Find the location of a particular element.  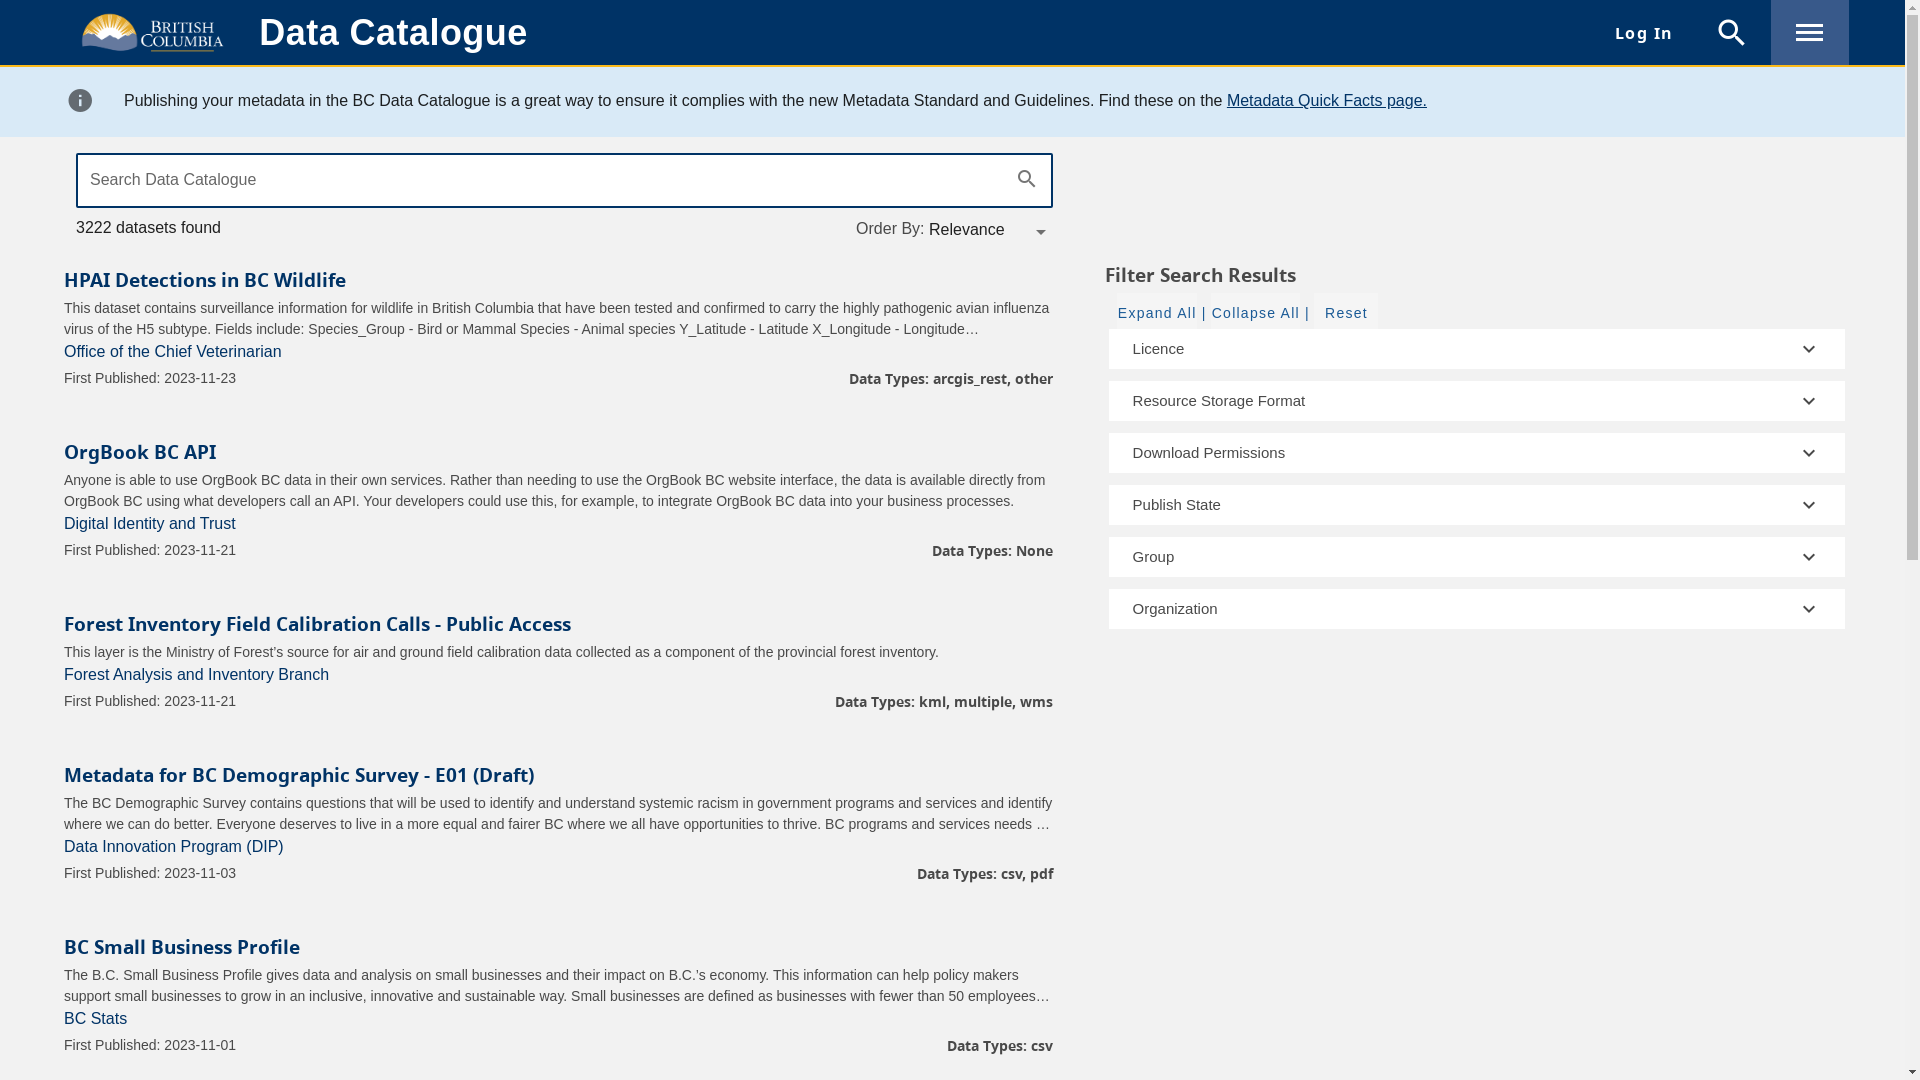

'HPAI Detections in BC Wildlife' is located at coordinates (205, 279).